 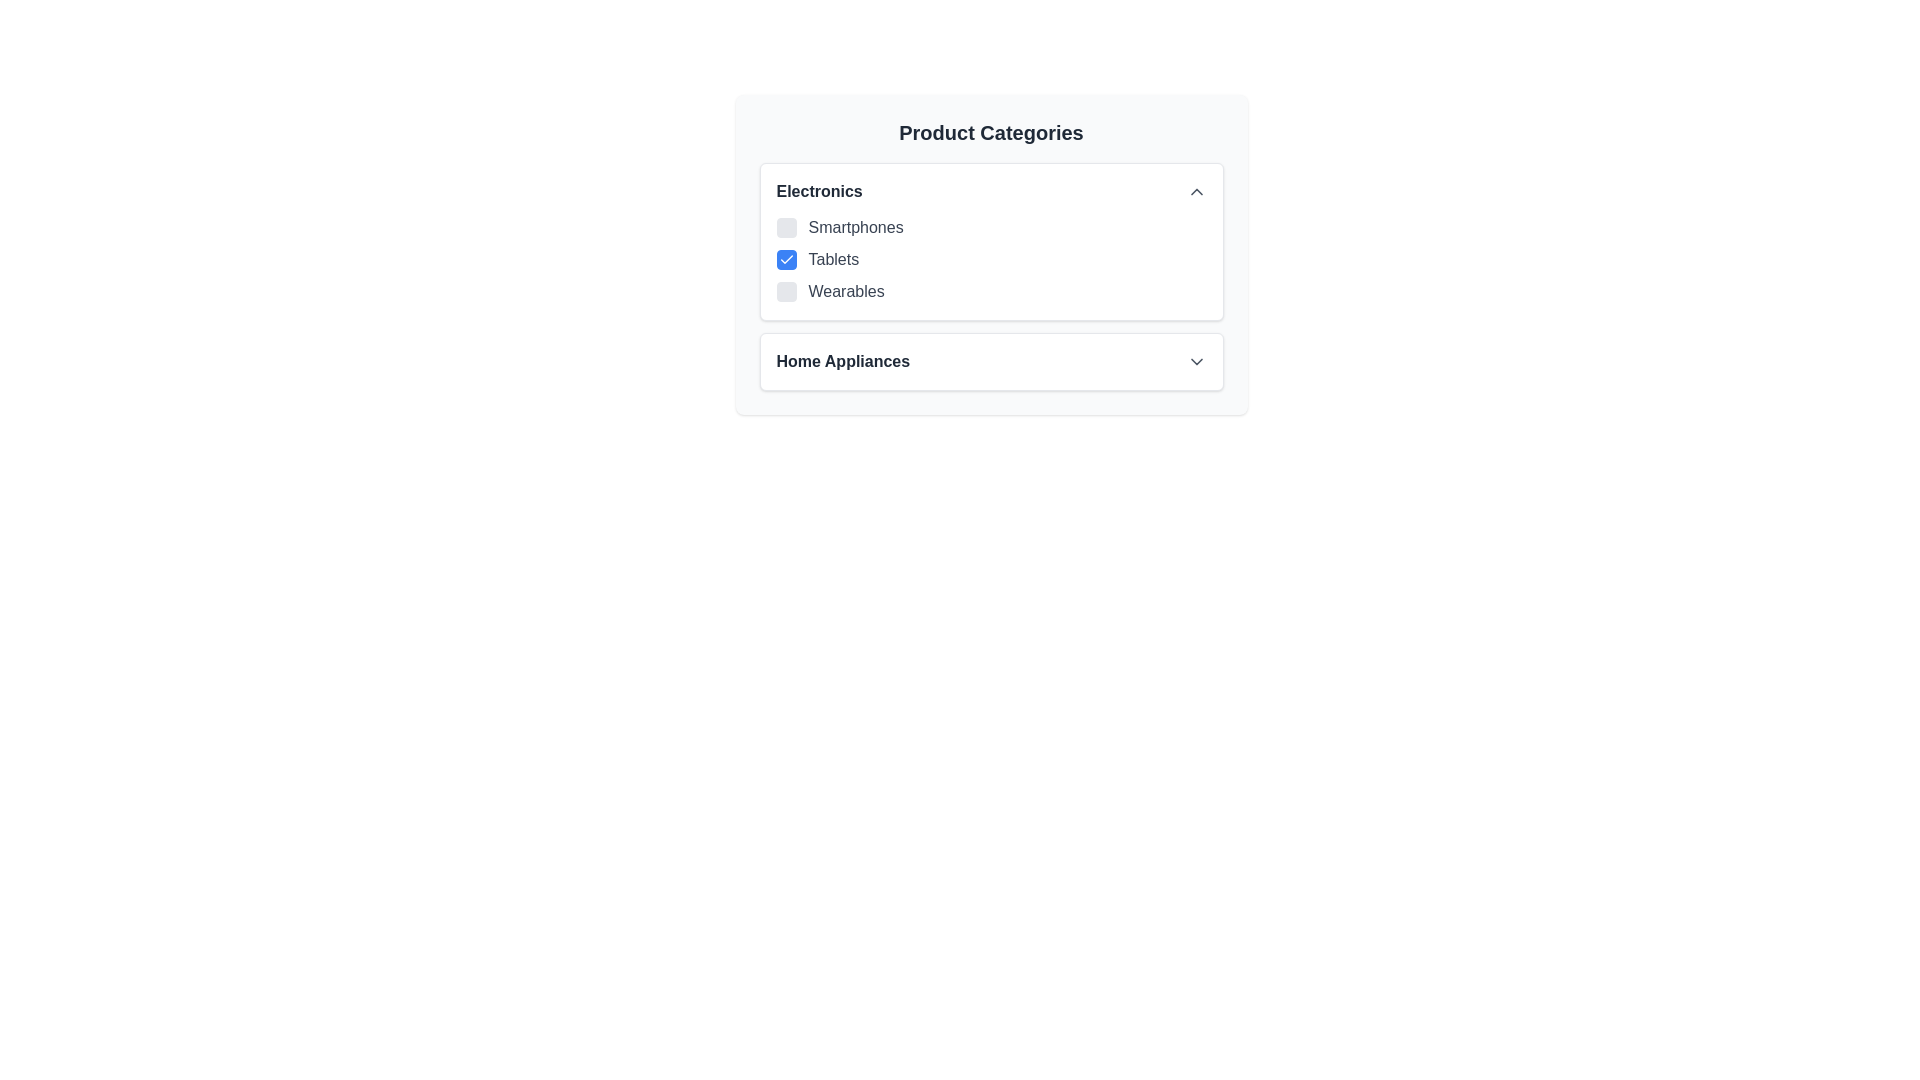 What do you see at coordinates (785, 292) in the screenshot?
I see `the 'Wearables' checkbox` at bounding box center [785, 292].